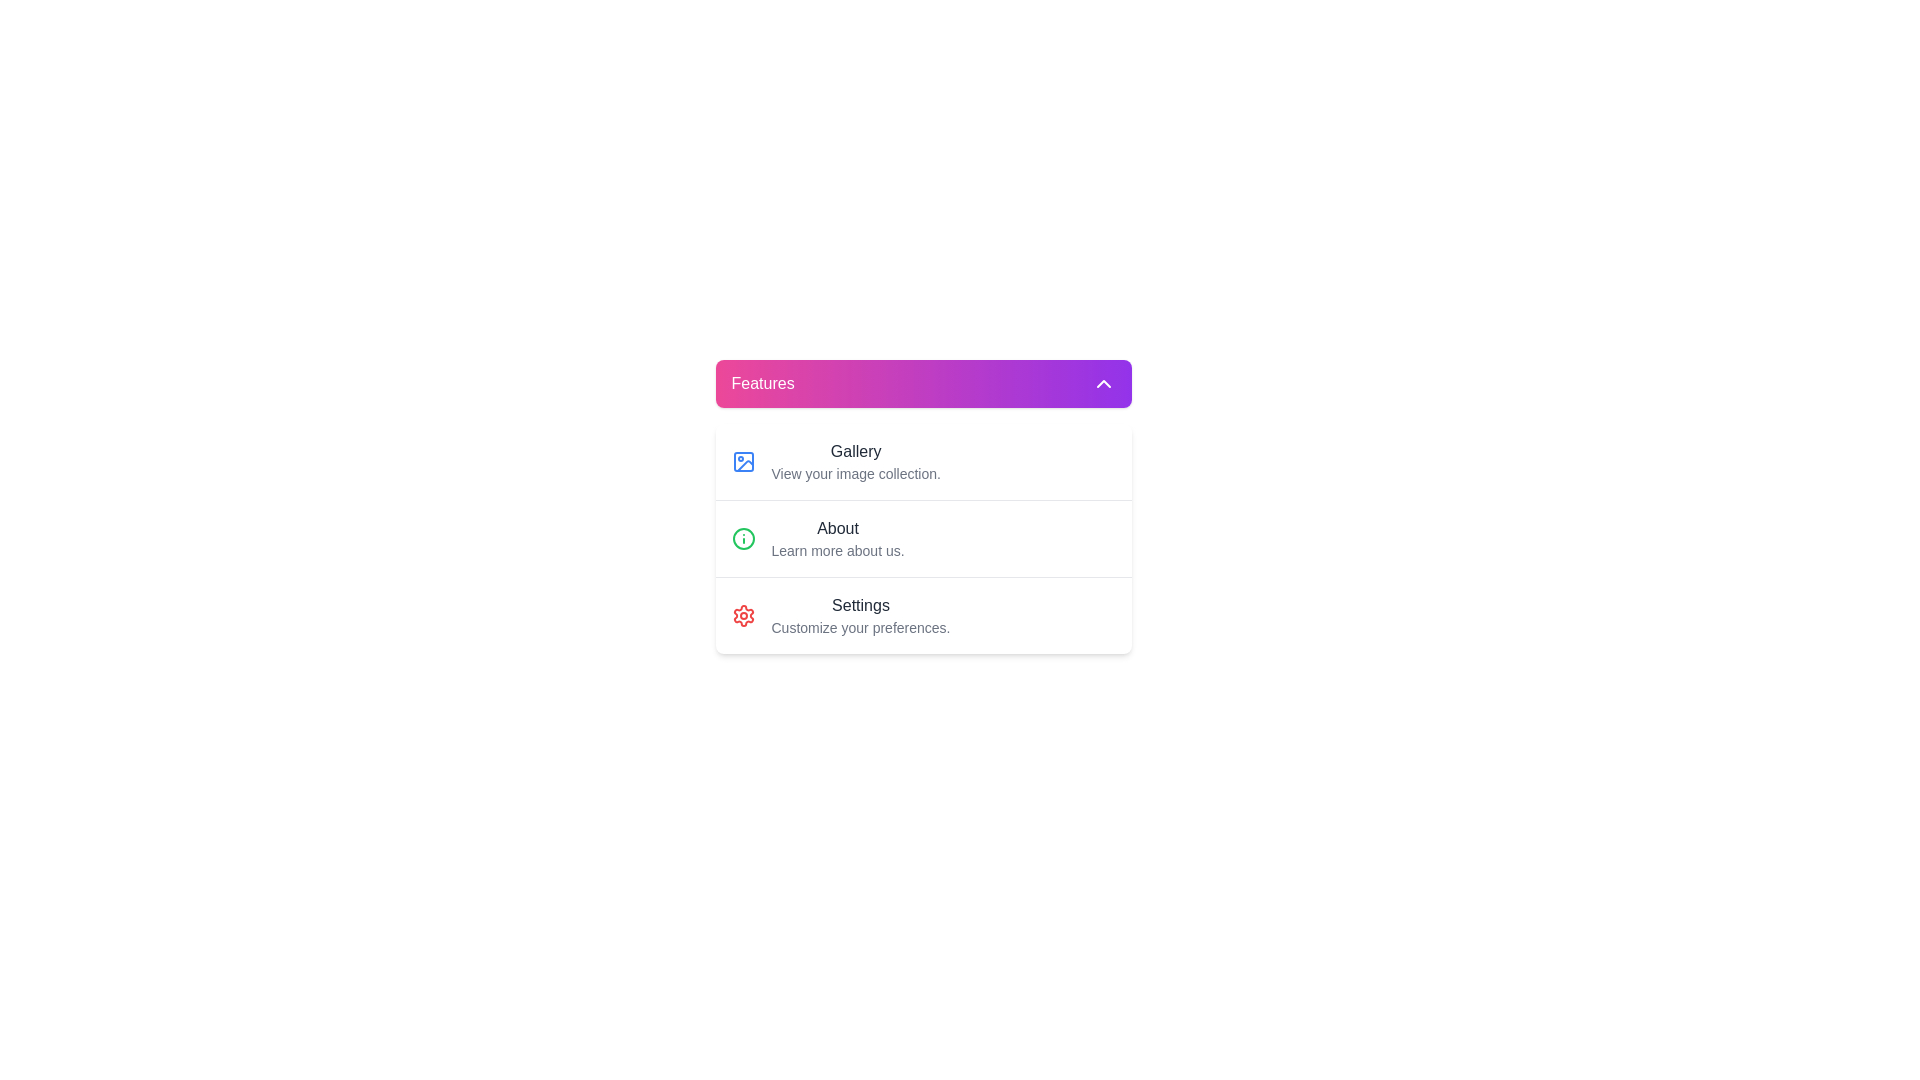 The height and width of the screenshot is (1080, 1920). What do you see at coordinates (922, 538) in the screenshot?
I see `the second menu option in the vertical list, which is visually styled with a white background, shadow, and rounded corners, and labeled 'About.'` at bounding box center [922, 538].